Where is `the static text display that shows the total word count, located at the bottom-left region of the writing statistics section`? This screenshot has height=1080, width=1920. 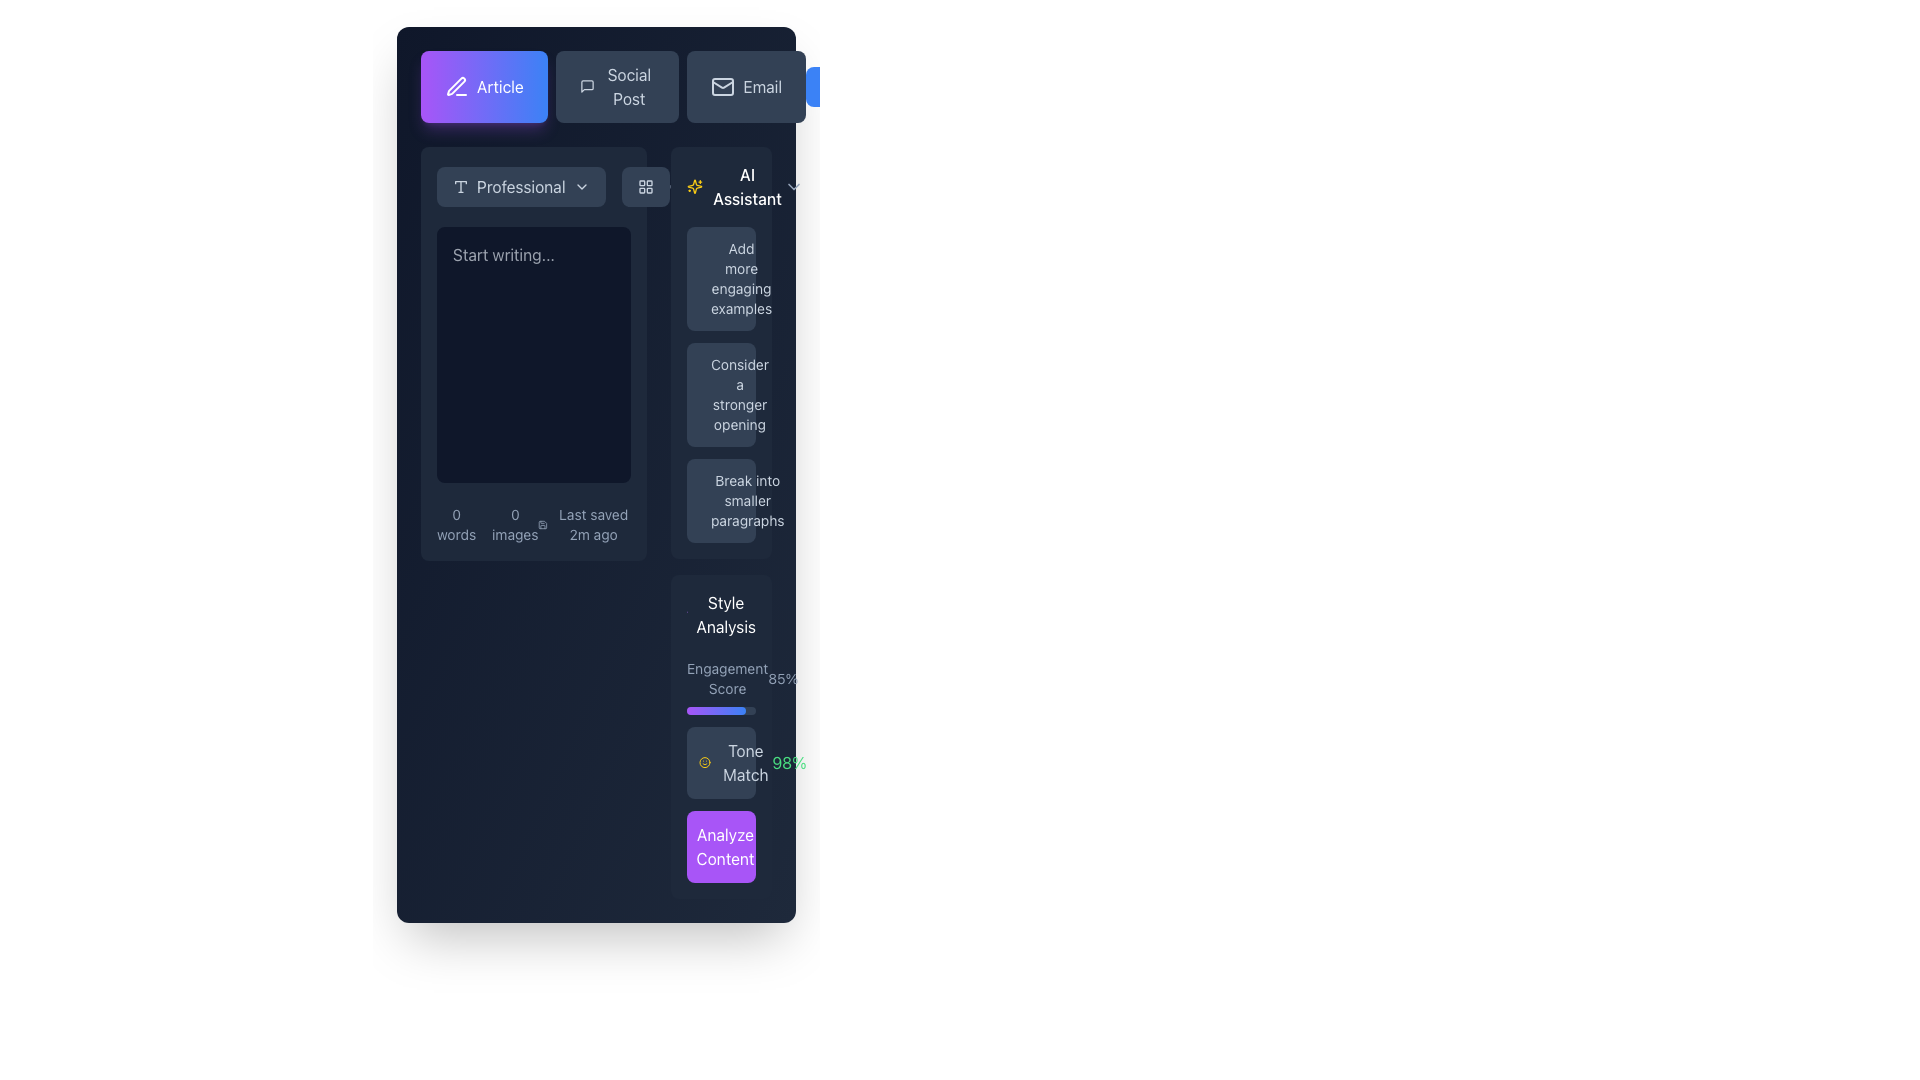 the static text display that shows the total word count, located at the bottom-left region of the writing statistics section is located at coordinates (455, 523).